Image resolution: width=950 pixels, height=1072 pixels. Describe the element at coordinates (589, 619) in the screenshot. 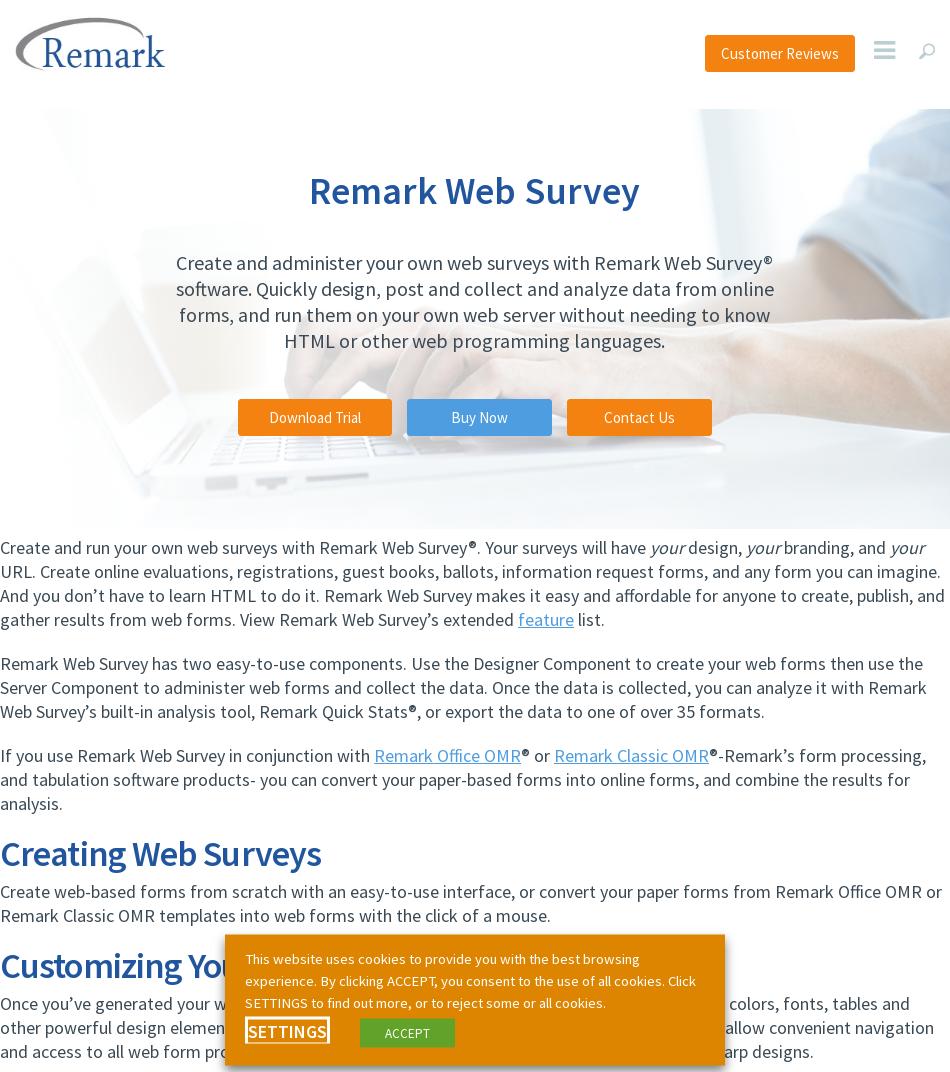

I see `'list.'` at that location.